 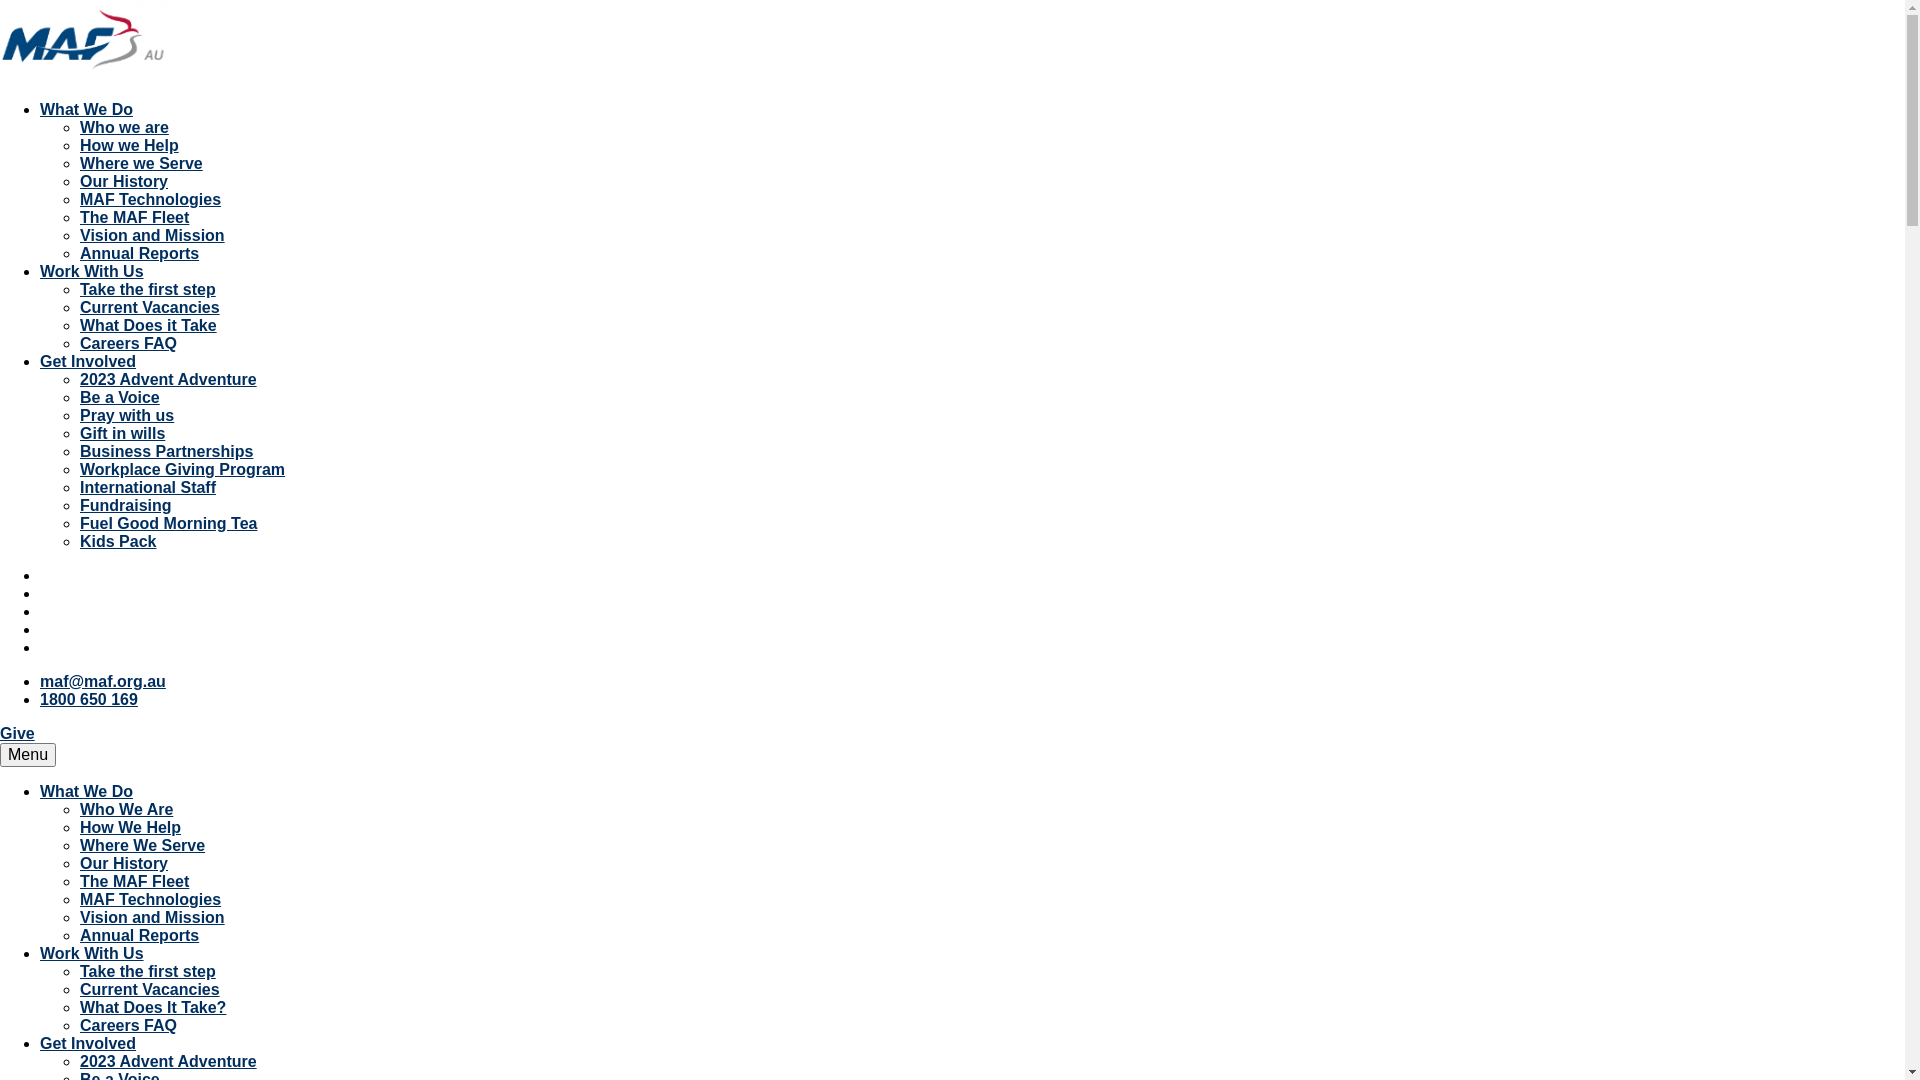 I want to click on 'Gift in wills', so click(x=80, y=432).